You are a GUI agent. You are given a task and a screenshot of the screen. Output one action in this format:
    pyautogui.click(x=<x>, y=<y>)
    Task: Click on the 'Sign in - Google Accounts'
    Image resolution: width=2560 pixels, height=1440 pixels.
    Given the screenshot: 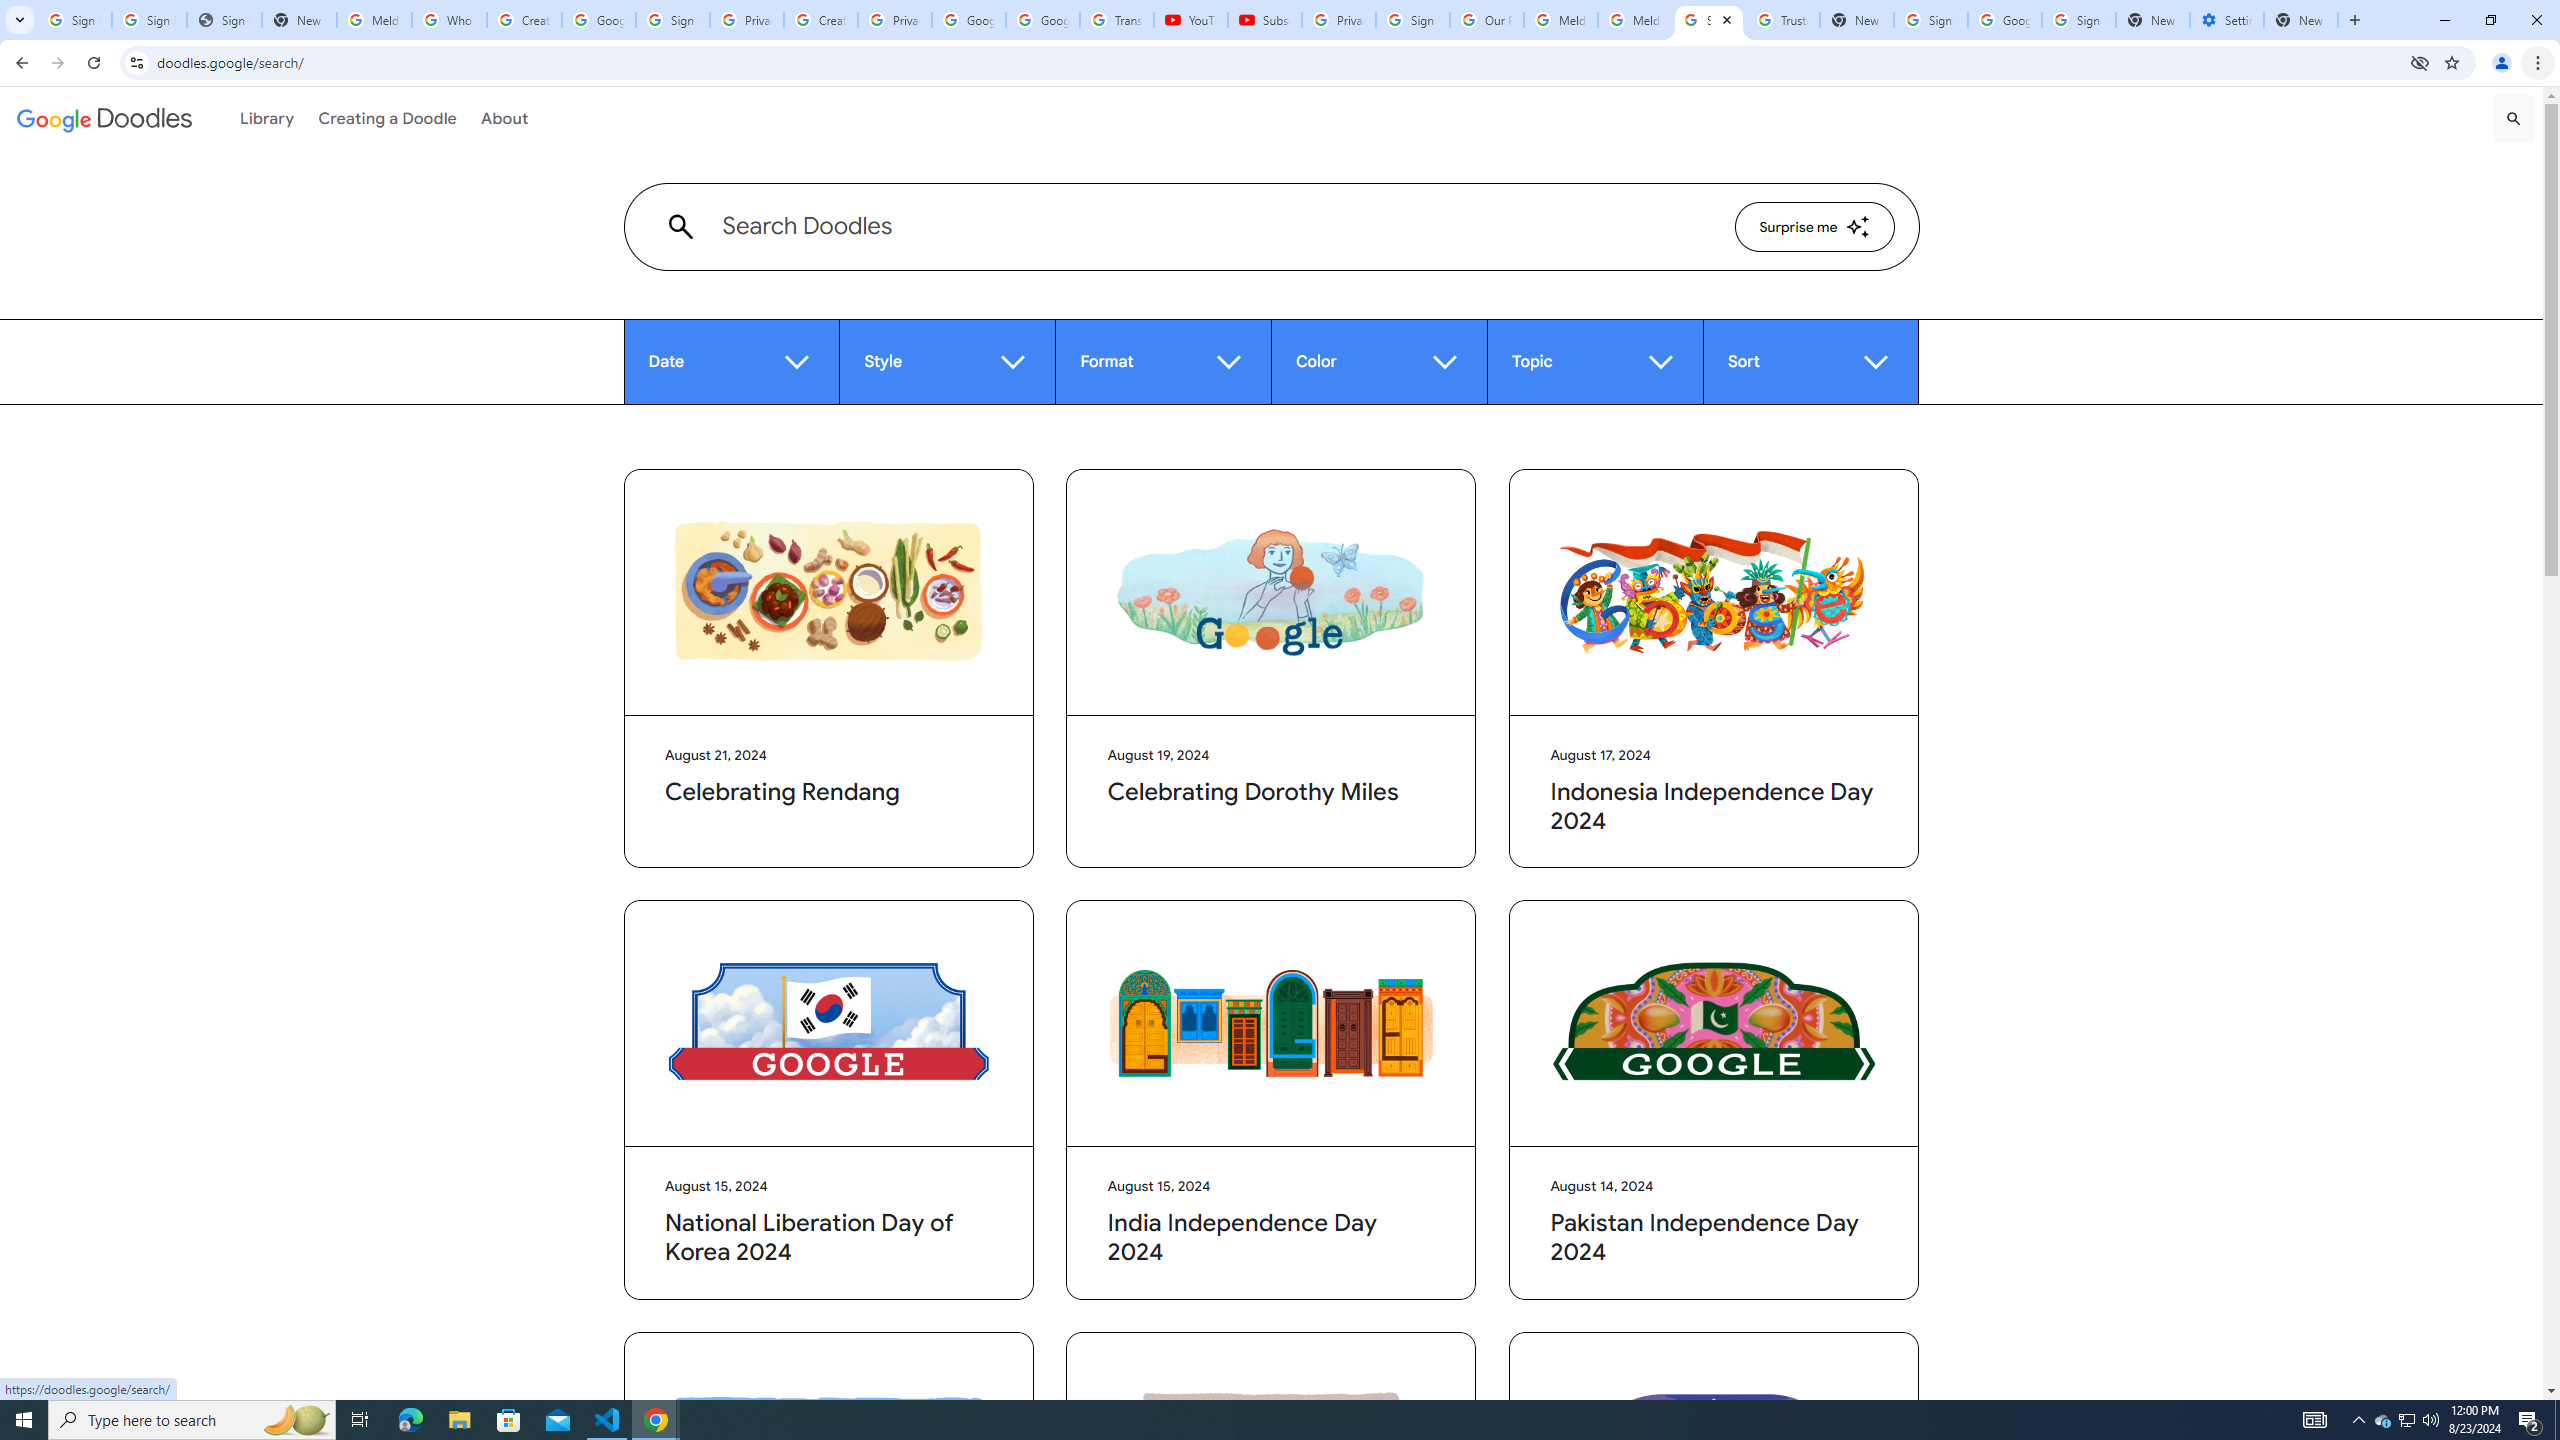 What is the action you would take?
    pyautogui.click(x=1413, y=19)
    